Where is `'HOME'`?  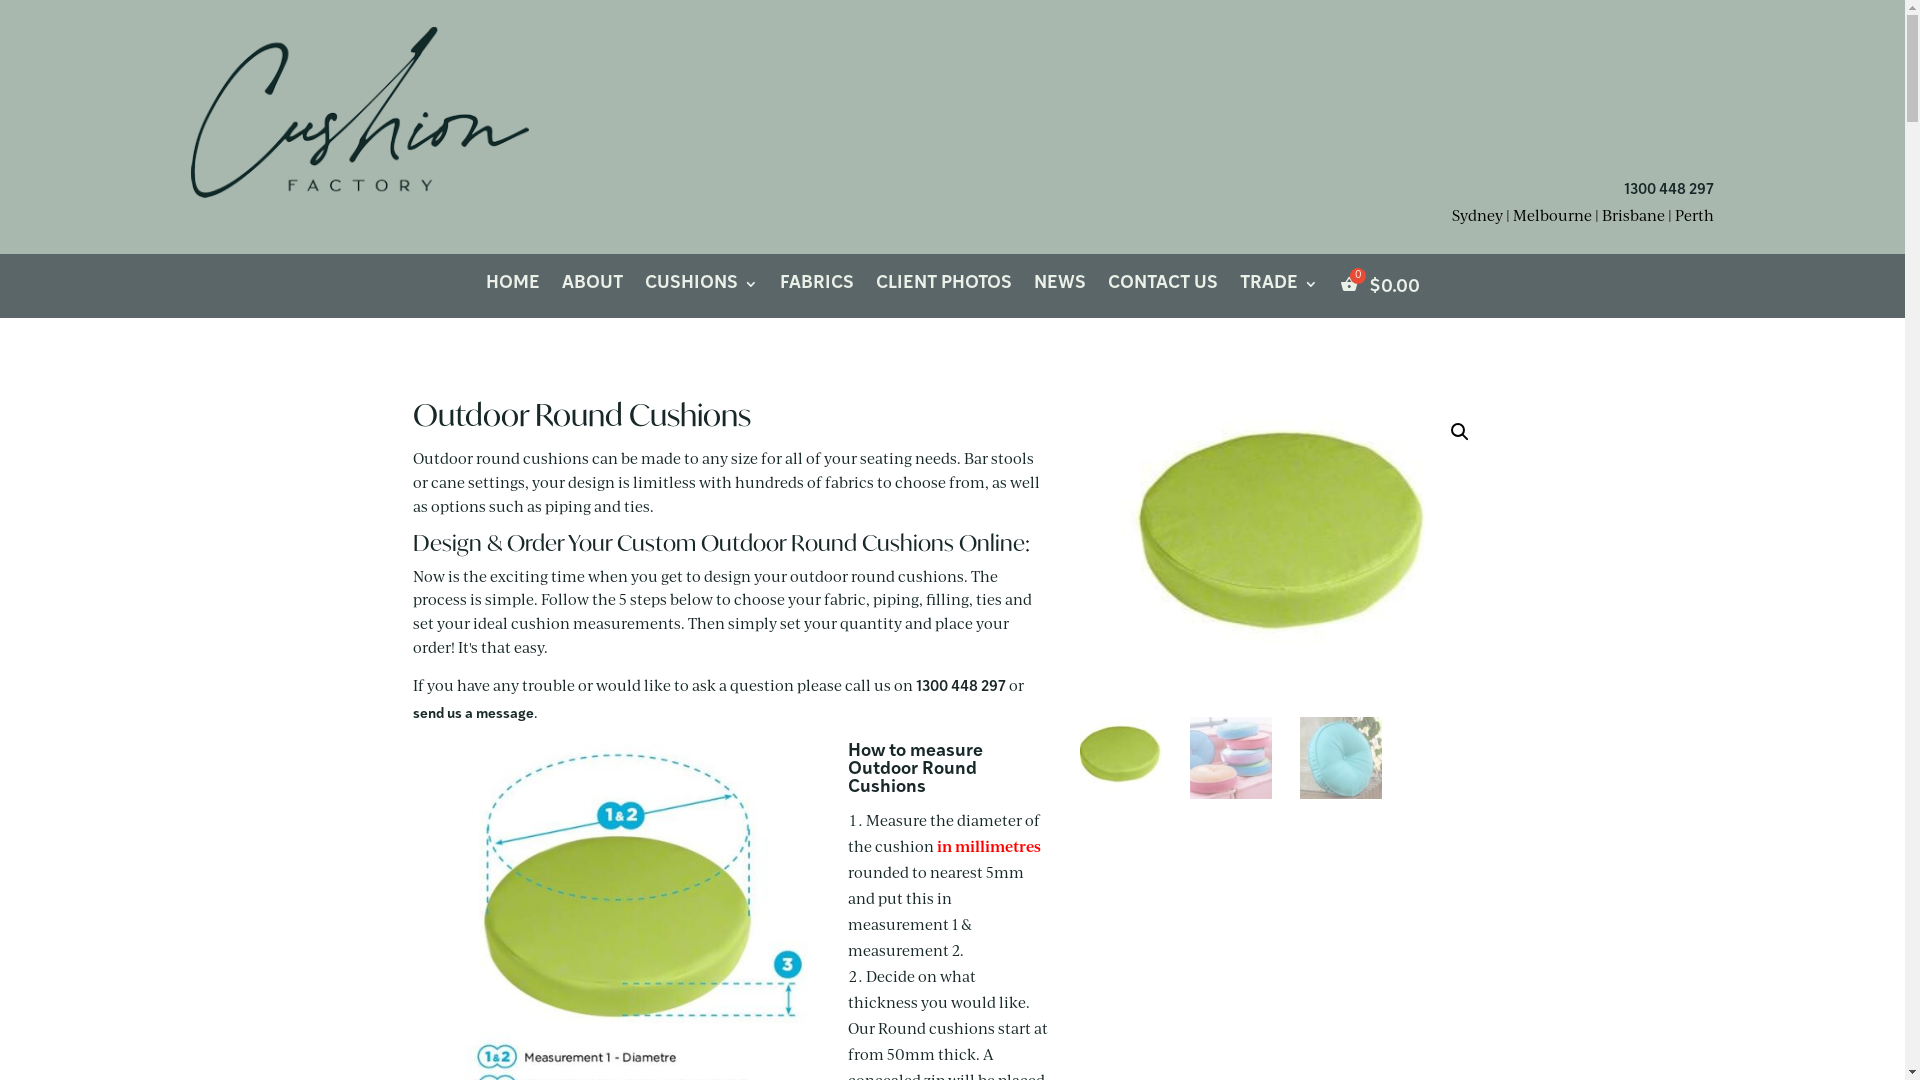
'HOME' is located at coordinates (485, 289).